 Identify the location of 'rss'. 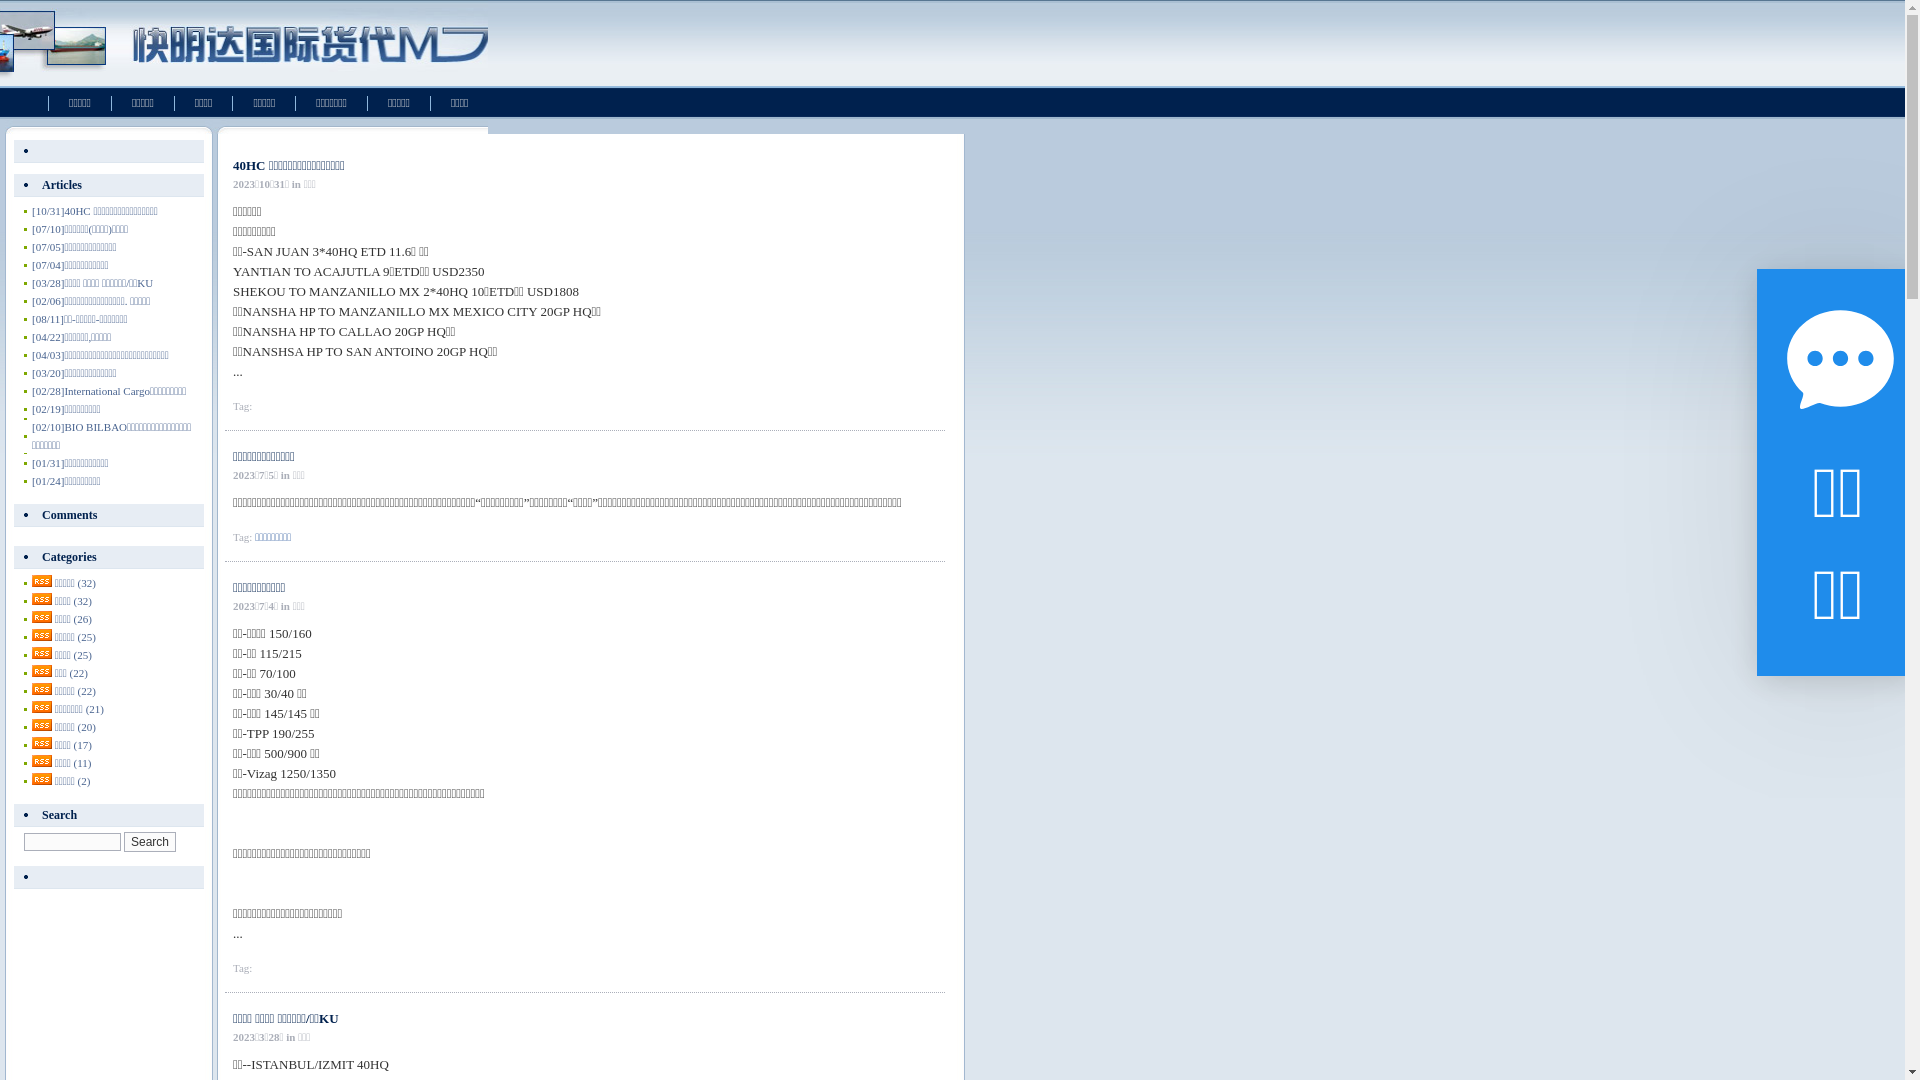
(42, 635).